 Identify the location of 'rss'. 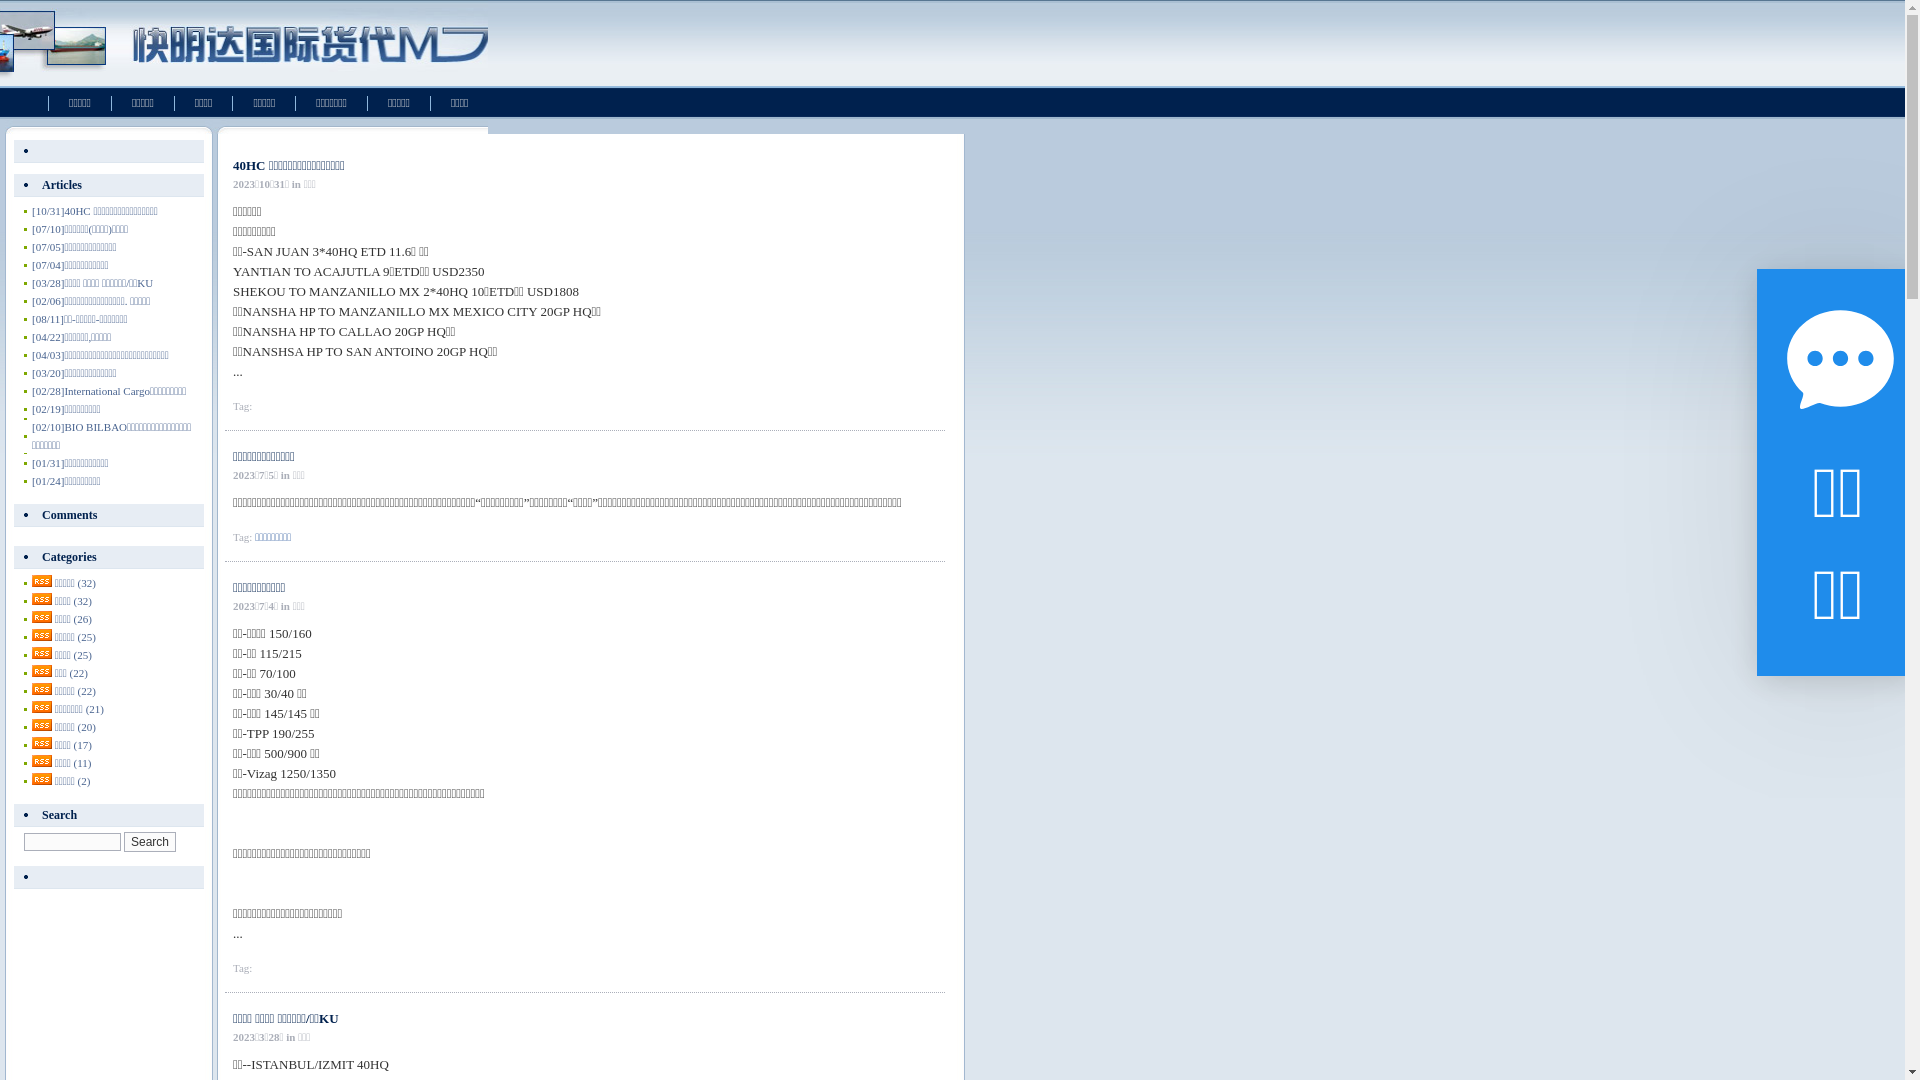
(42, 635).